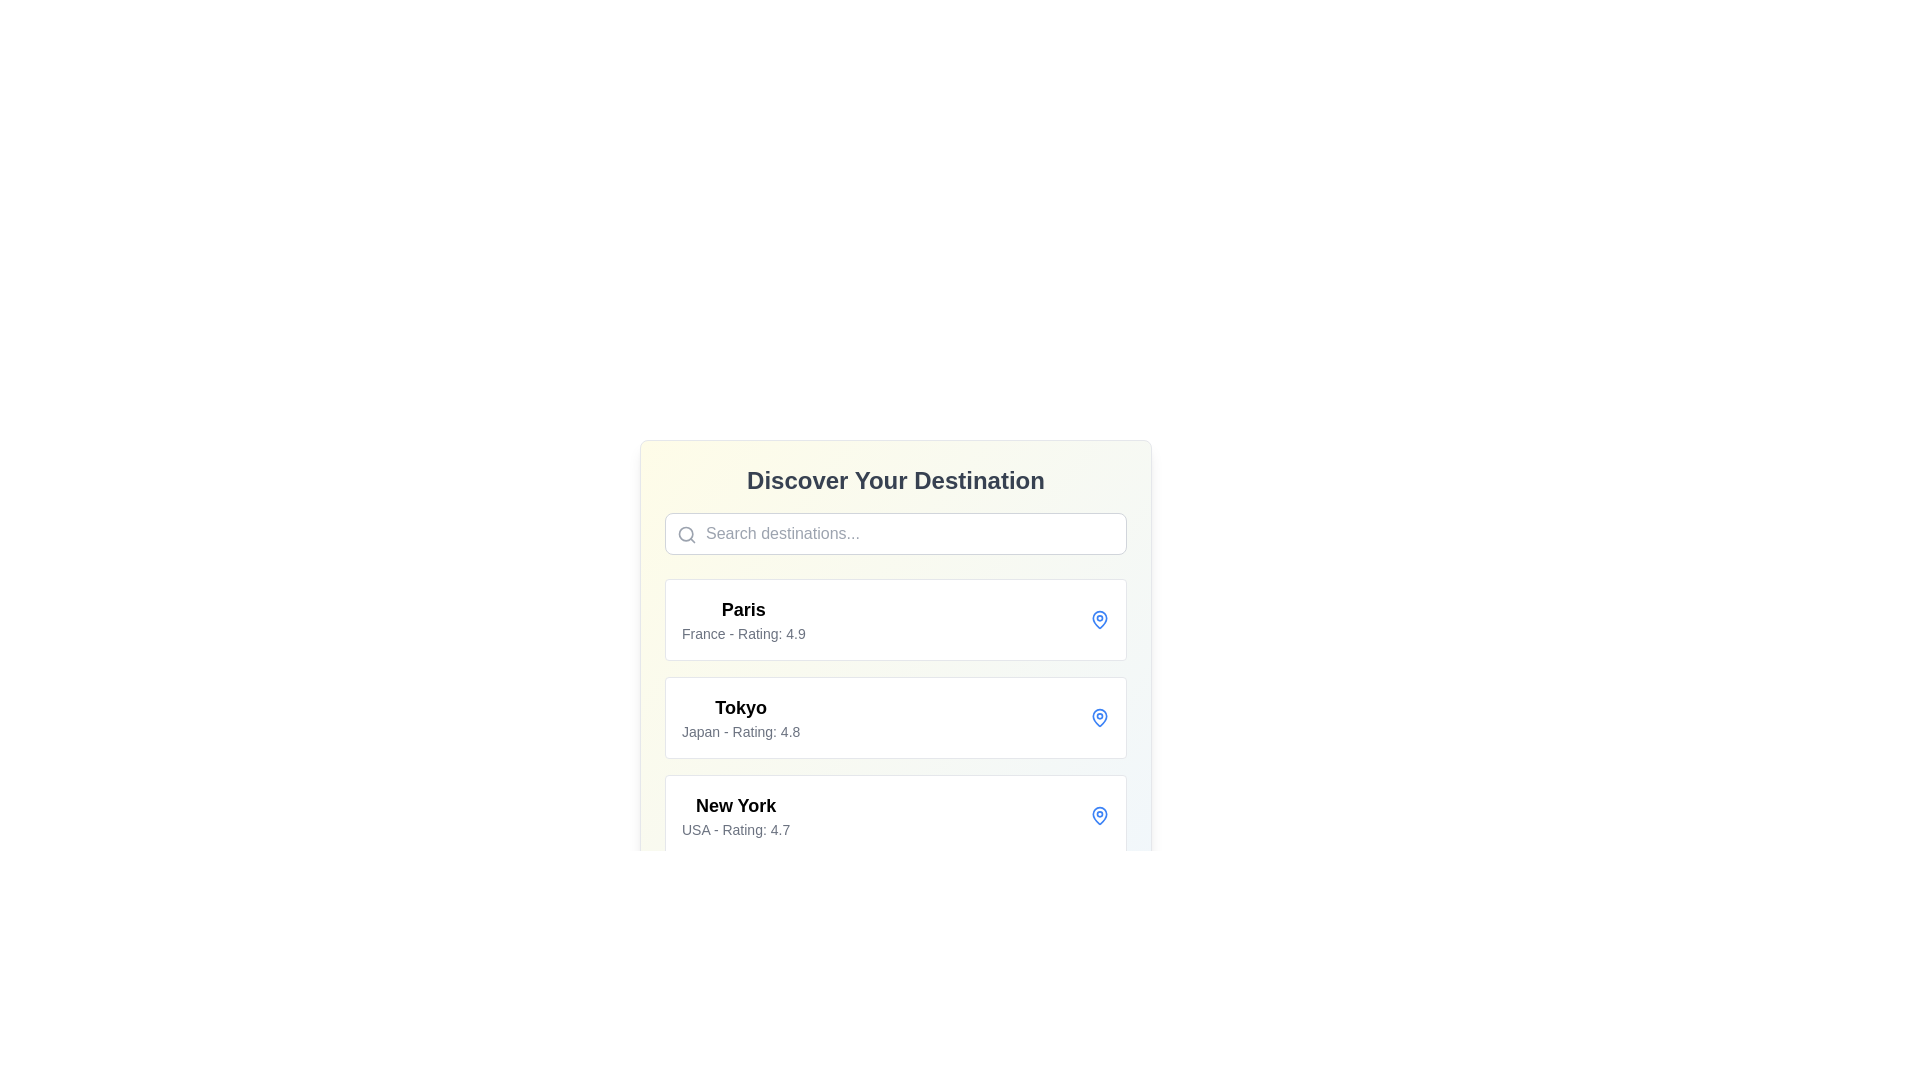 The image size is (1920, 1080). Describe the element at coordinates (742, 608) in the screenshot. I see `the text displaying the name of the city 'Paris', which is located at the top position of the 'Paris' destination group` at that location.